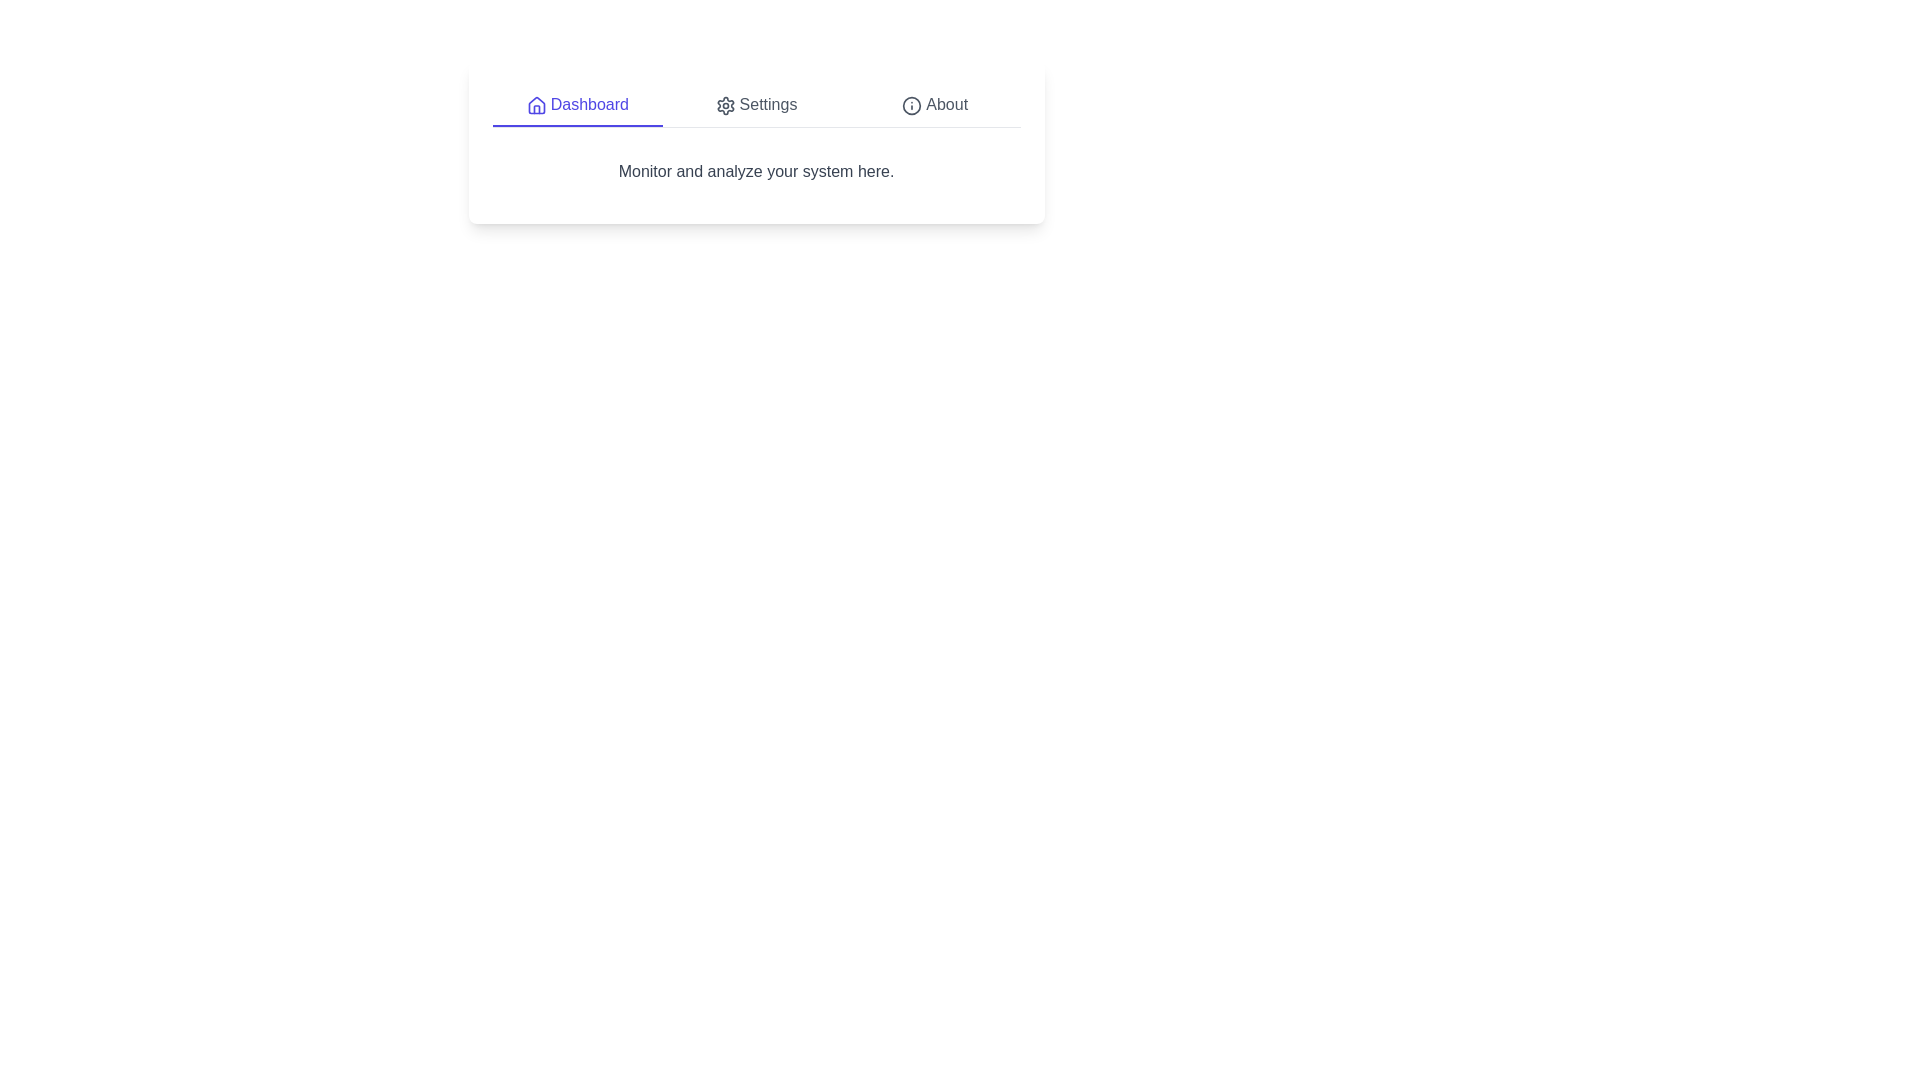  What do you see at coordinates (755, 105) in the screenshot?
I see `the tab labeled Settings to observe its visual change` at bounding box center [755, 105].